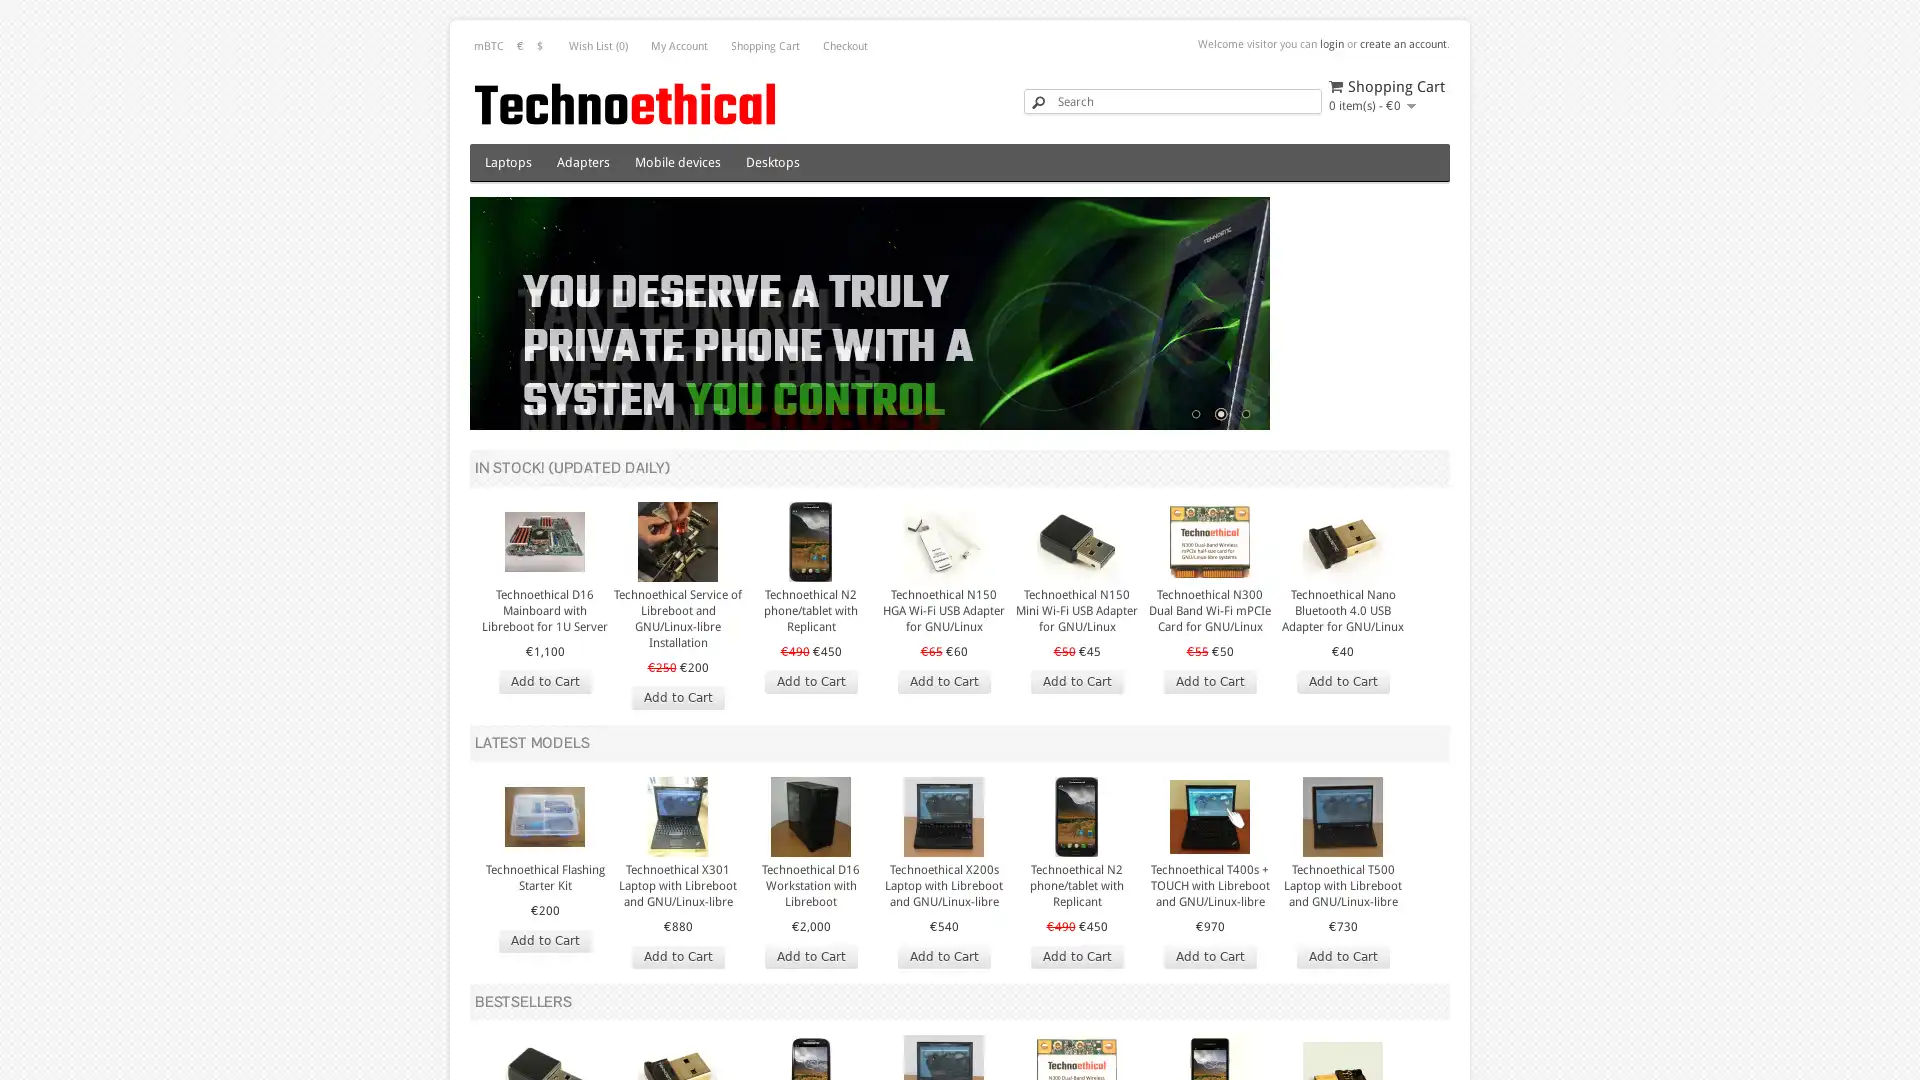 This screenshot has width=1920, height=1080. I want to click on Add to Cart, so click(677, 1022).